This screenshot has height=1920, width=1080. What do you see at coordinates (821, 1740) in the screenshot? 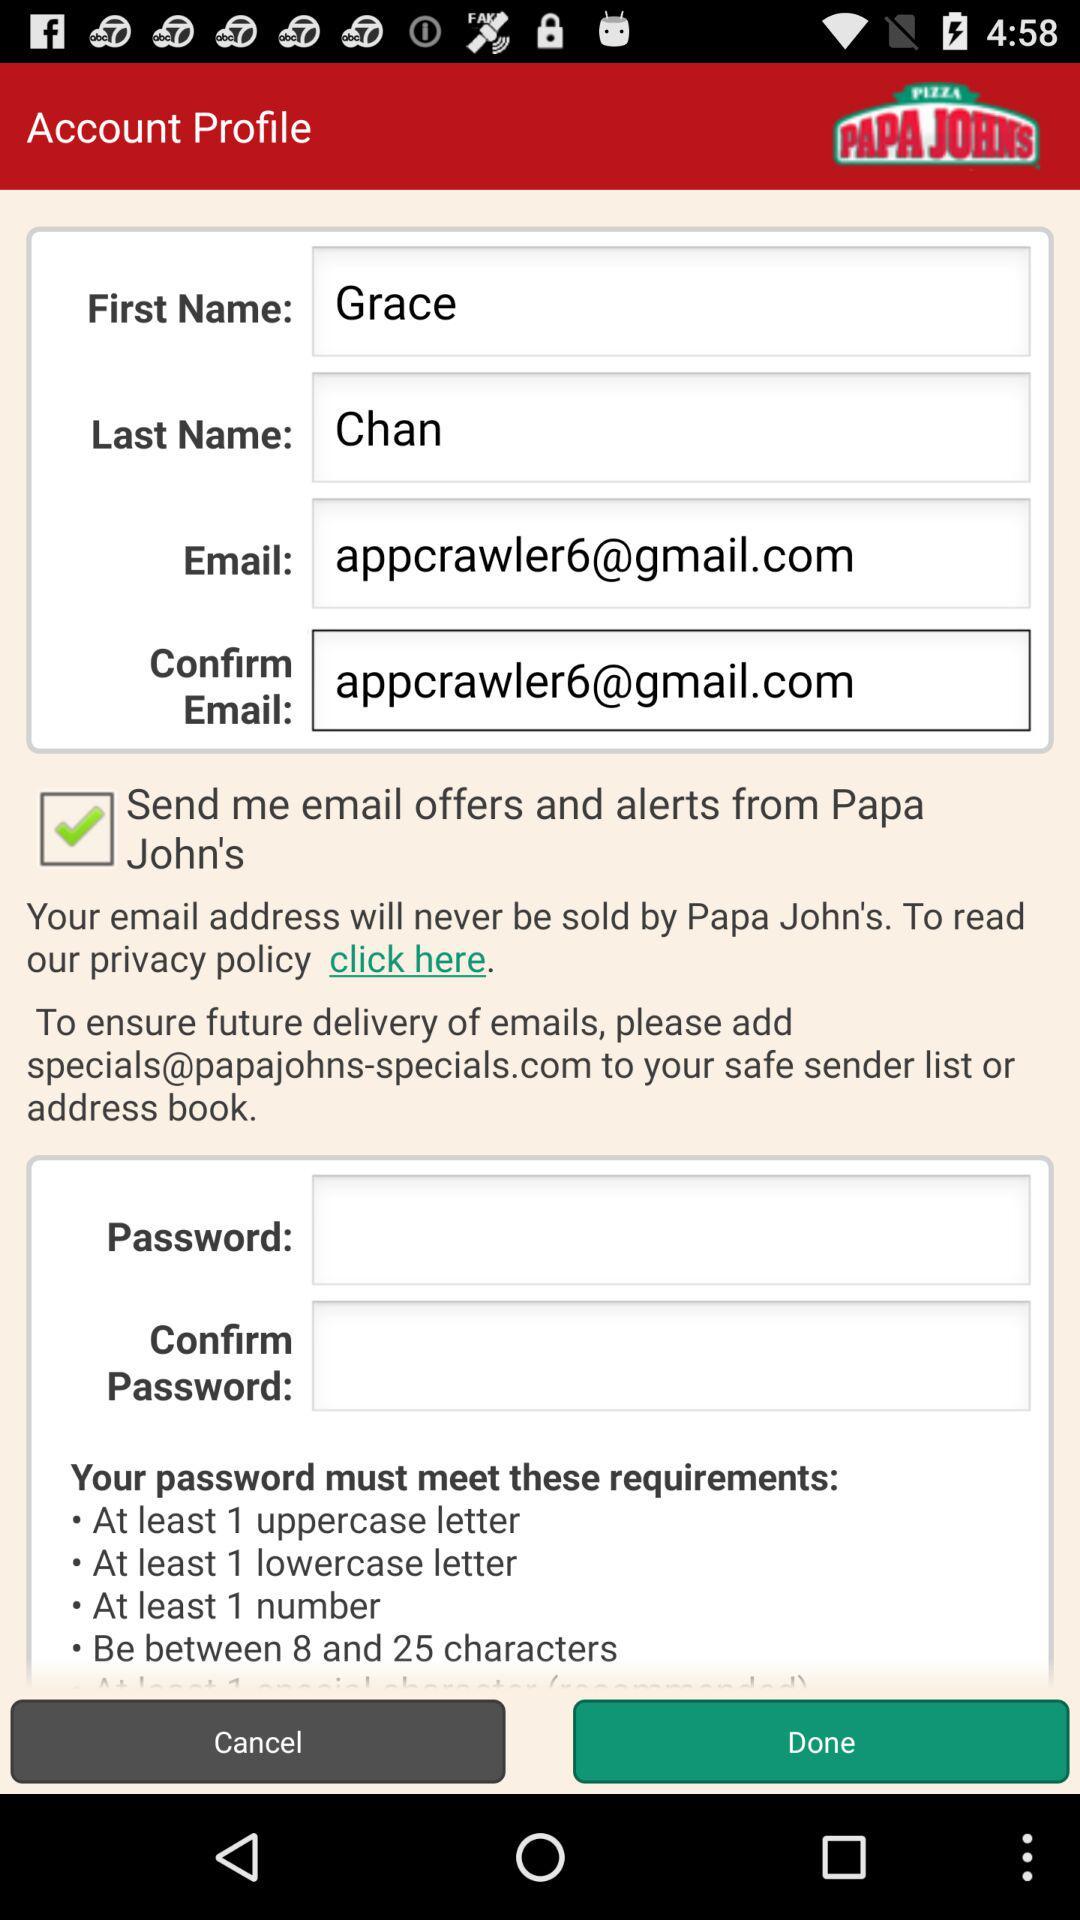
I see `the button next to the cancel icon` at bounding box center [821, 1740].